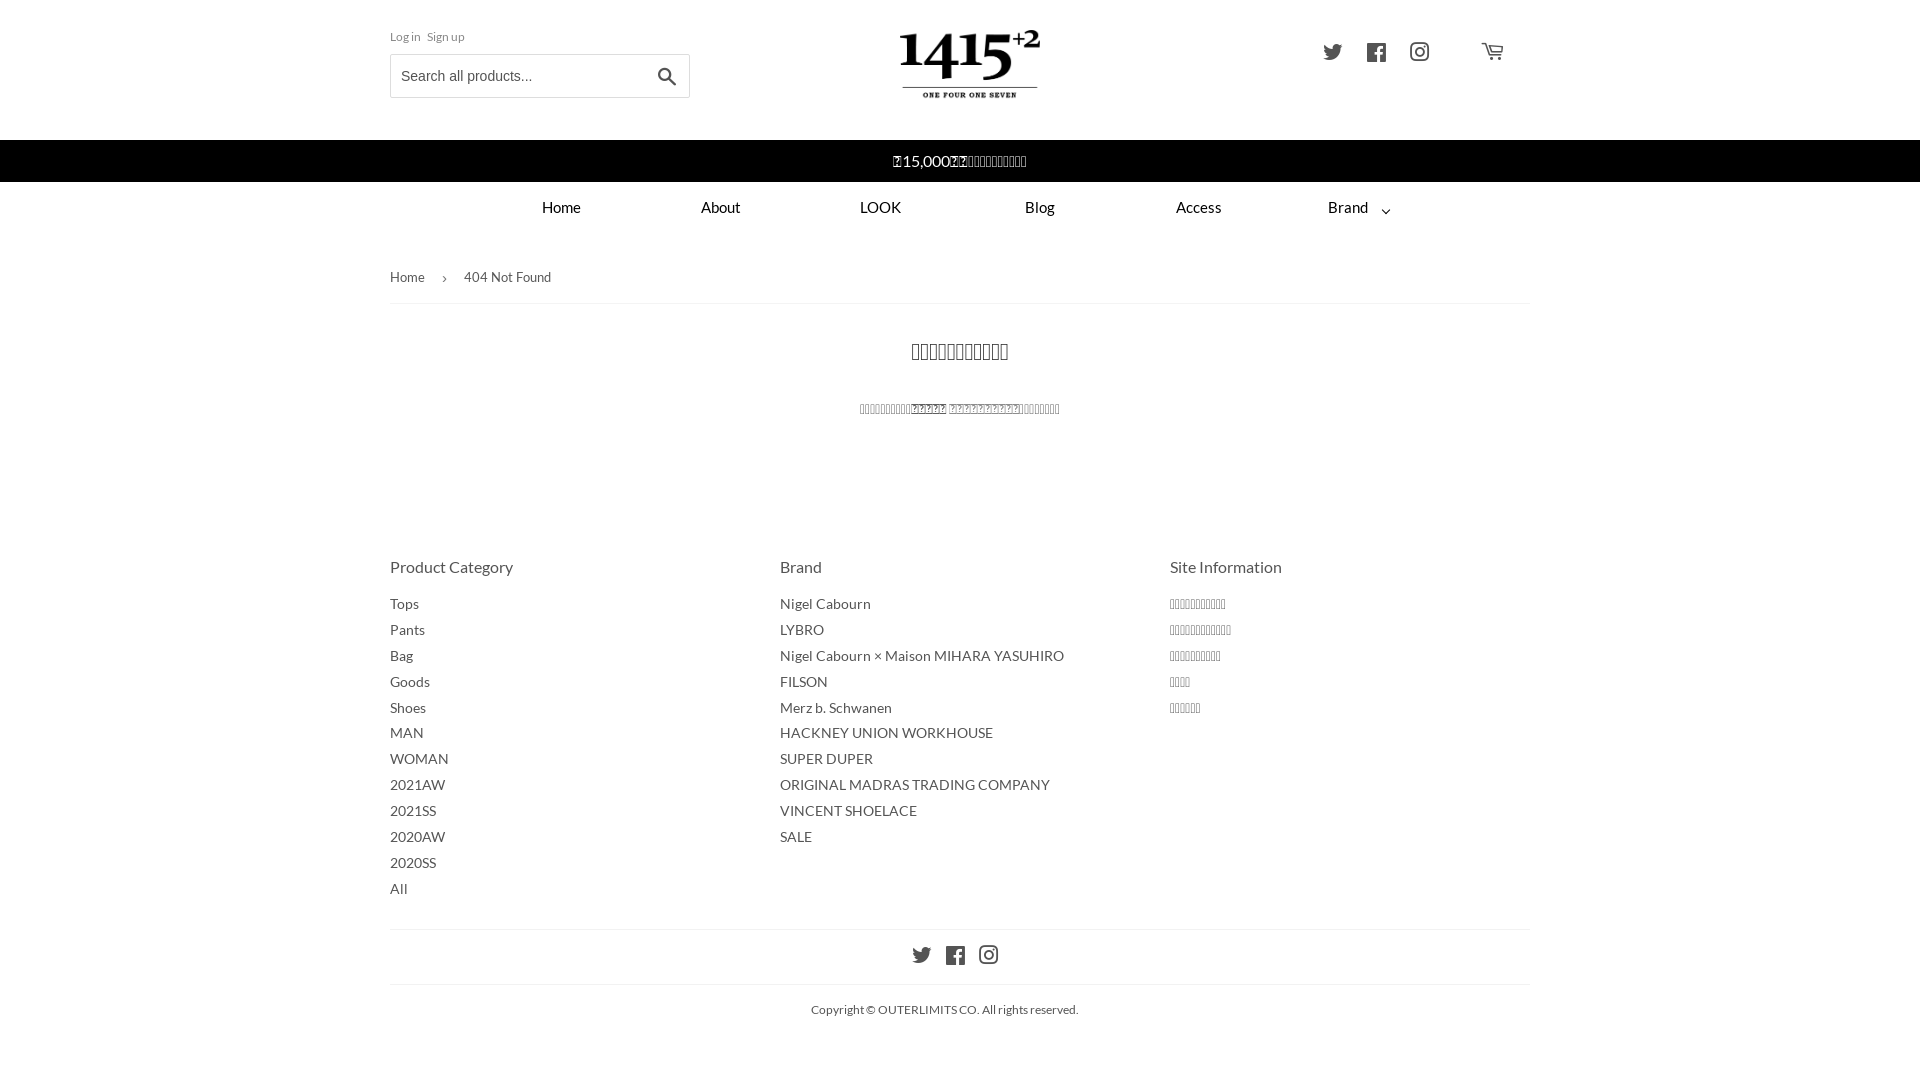  Describe the element at coordinates (416, 836) in the screenshot. I see `'2020AW'` at that location.